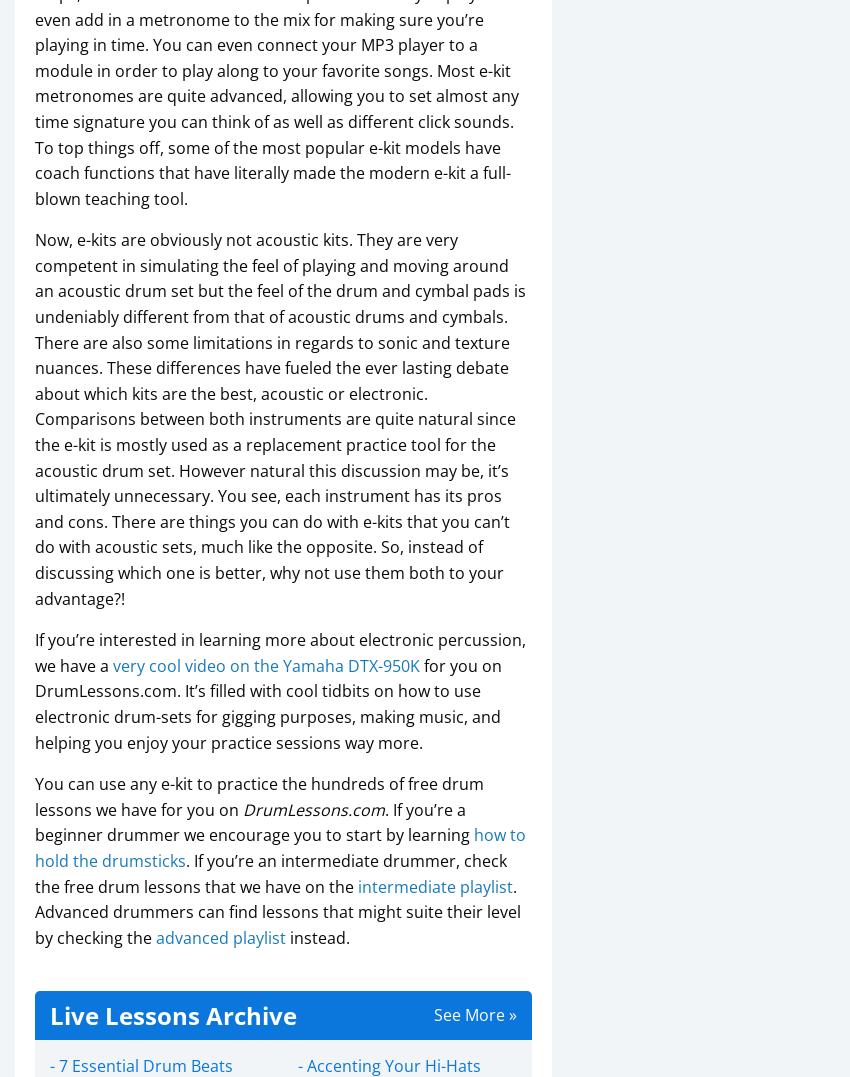  Describe the element at coordinates (221, 935) in the screenshot. I see `'advanced playlist'` at that location.